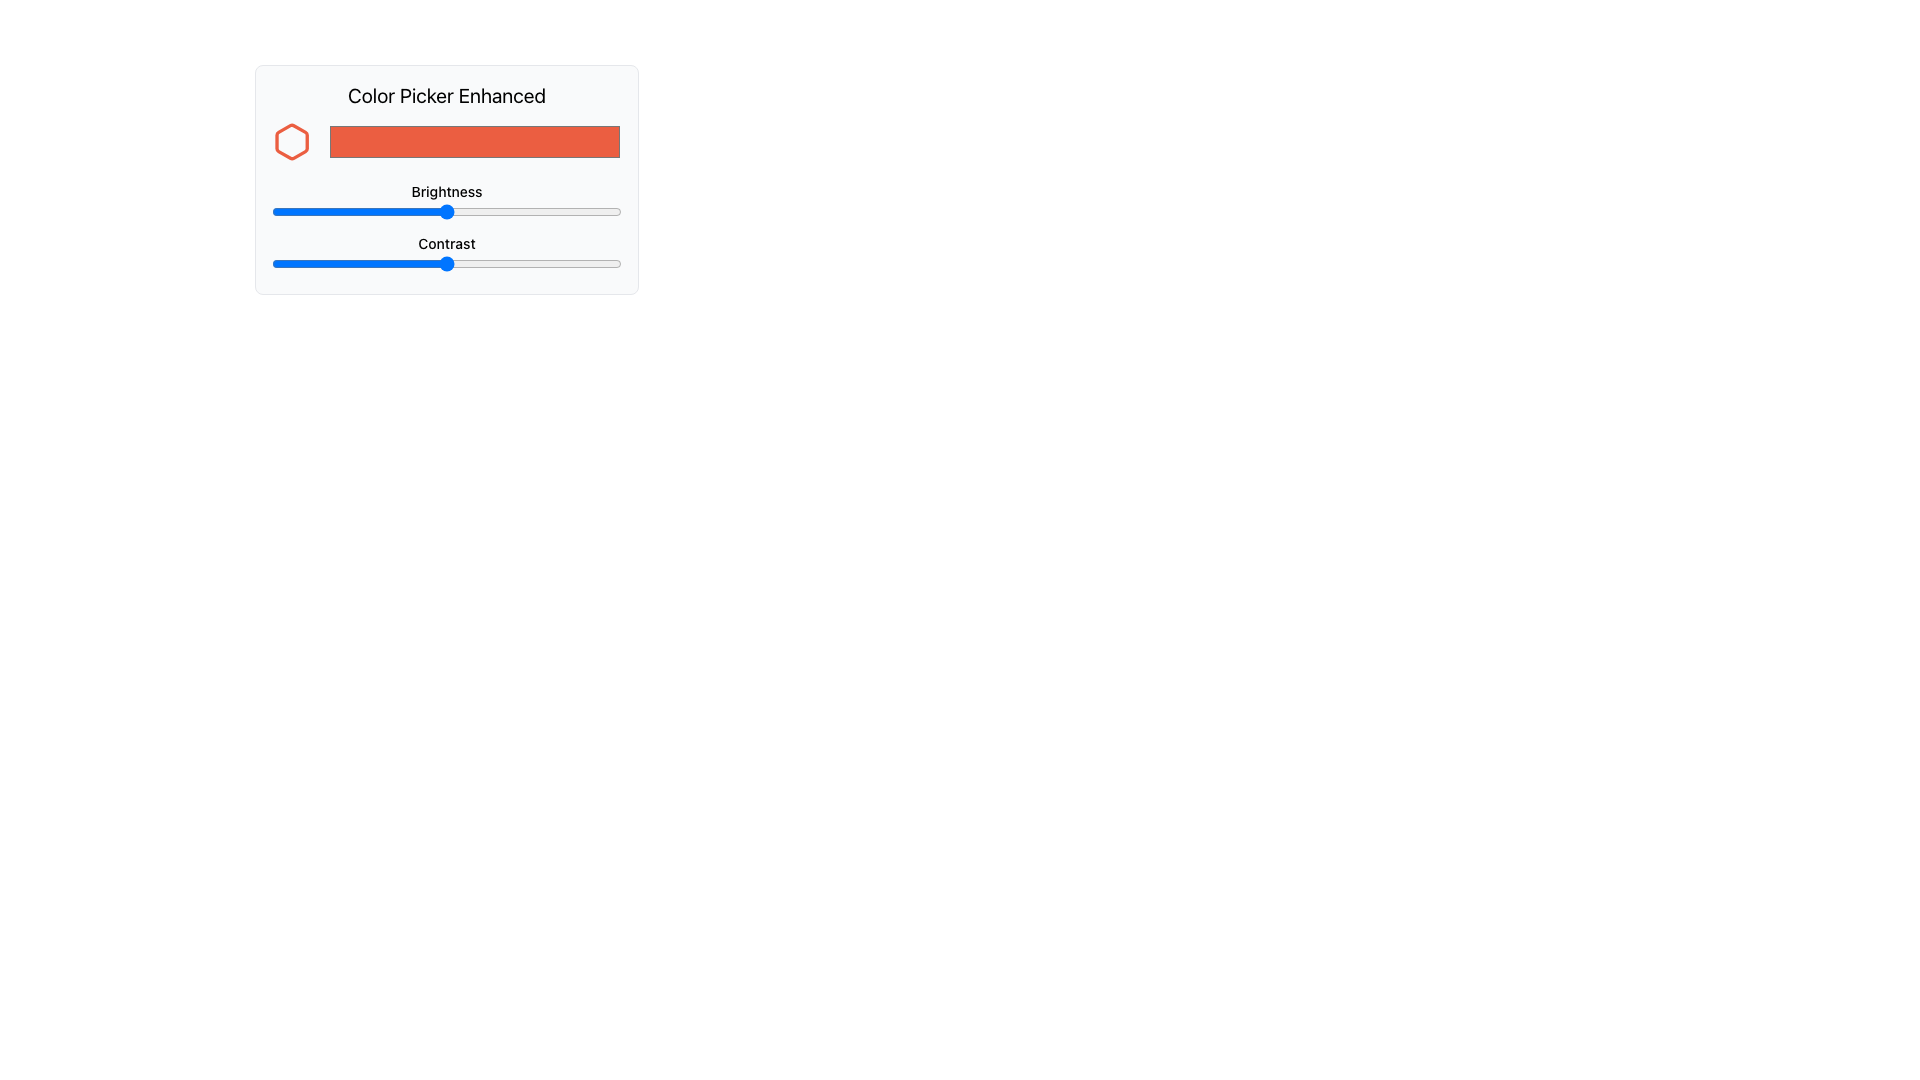 The height and width of the screenshot is (1080, 1920). Describe the element at coordinates (445, 229) in the screenshot. I see `the 'Brightness' and 'Contrast' sliders in the 'Color Picker Enhanced' component` at that location.